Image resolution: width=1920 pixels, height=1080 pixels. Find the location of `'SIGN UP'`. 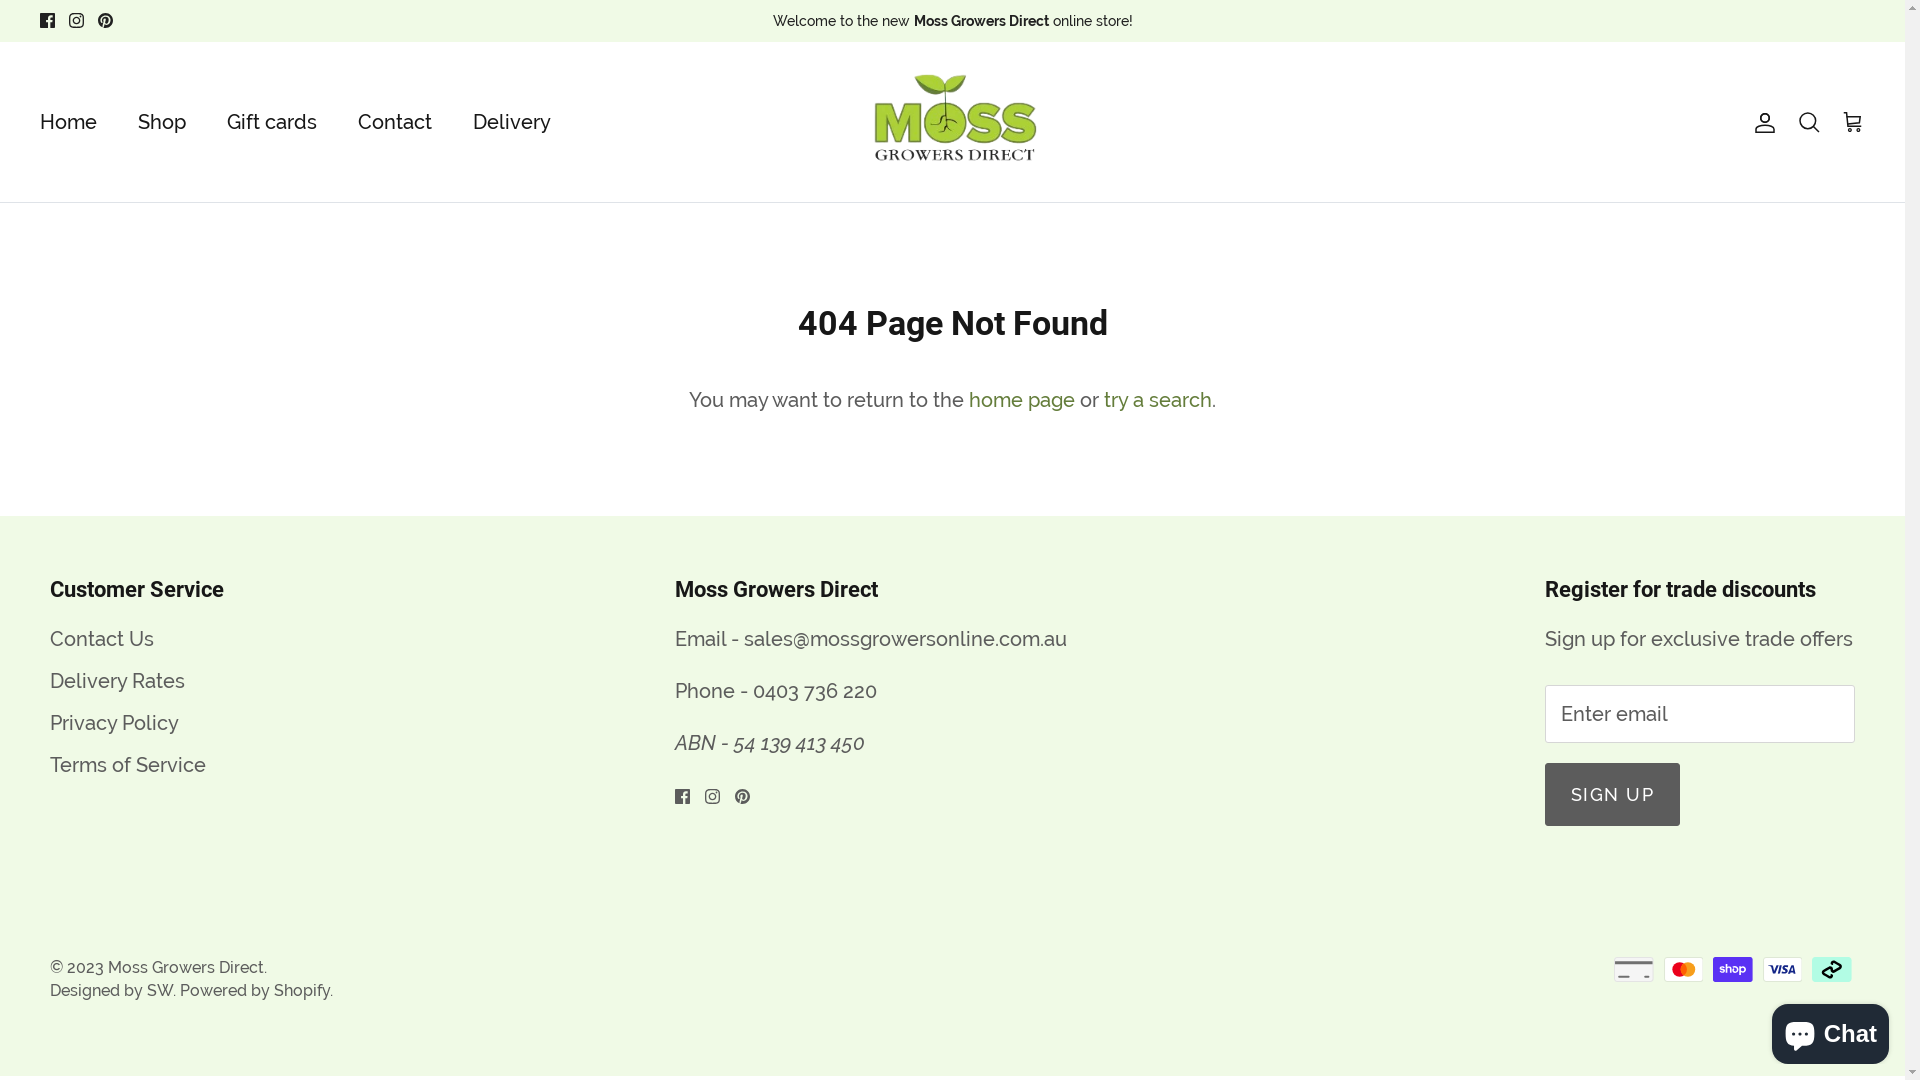

'SIGN UP' is located at coordinates (1612, 793).